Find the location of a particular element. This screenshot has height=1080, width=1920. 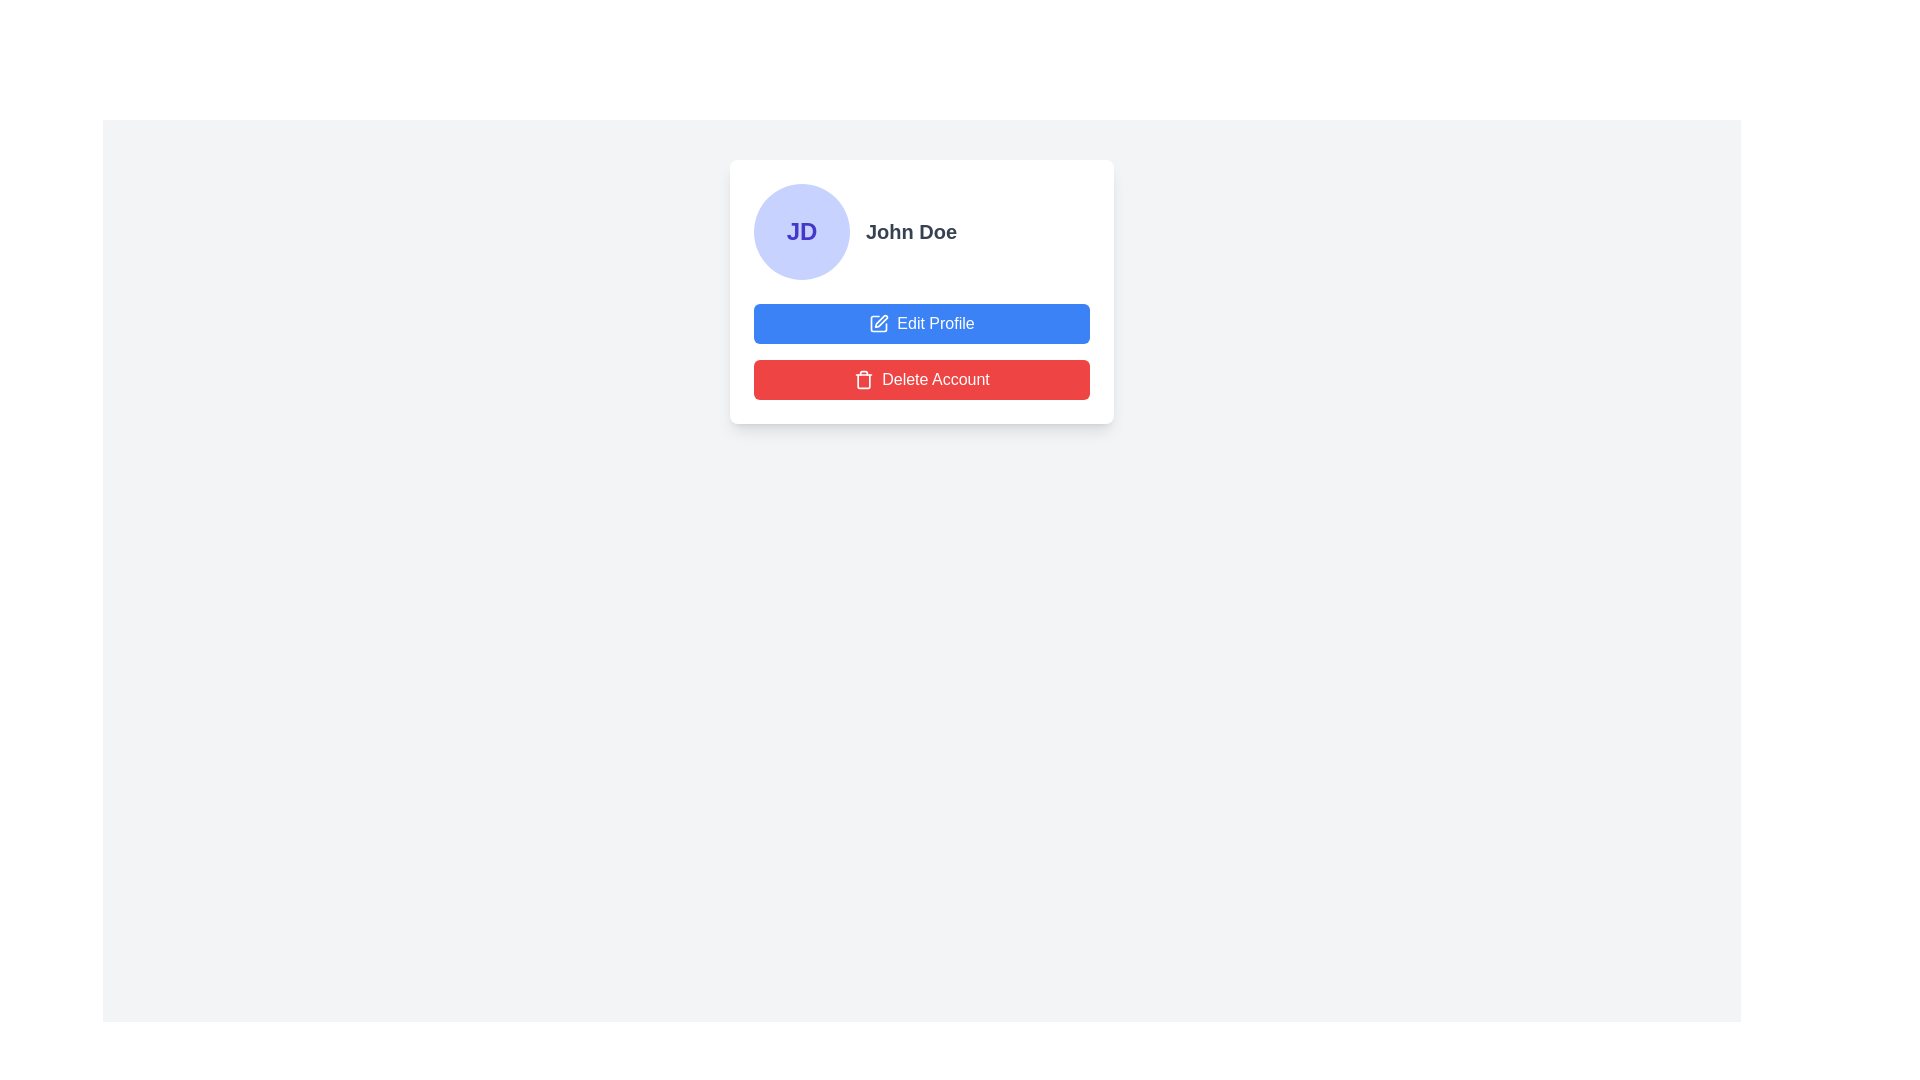

the buttons within the card component that has a white background, shadow effects, and rounded corners, containing the initials 'JD' and the name 'John Doe' is located at coordinates (920, 292).